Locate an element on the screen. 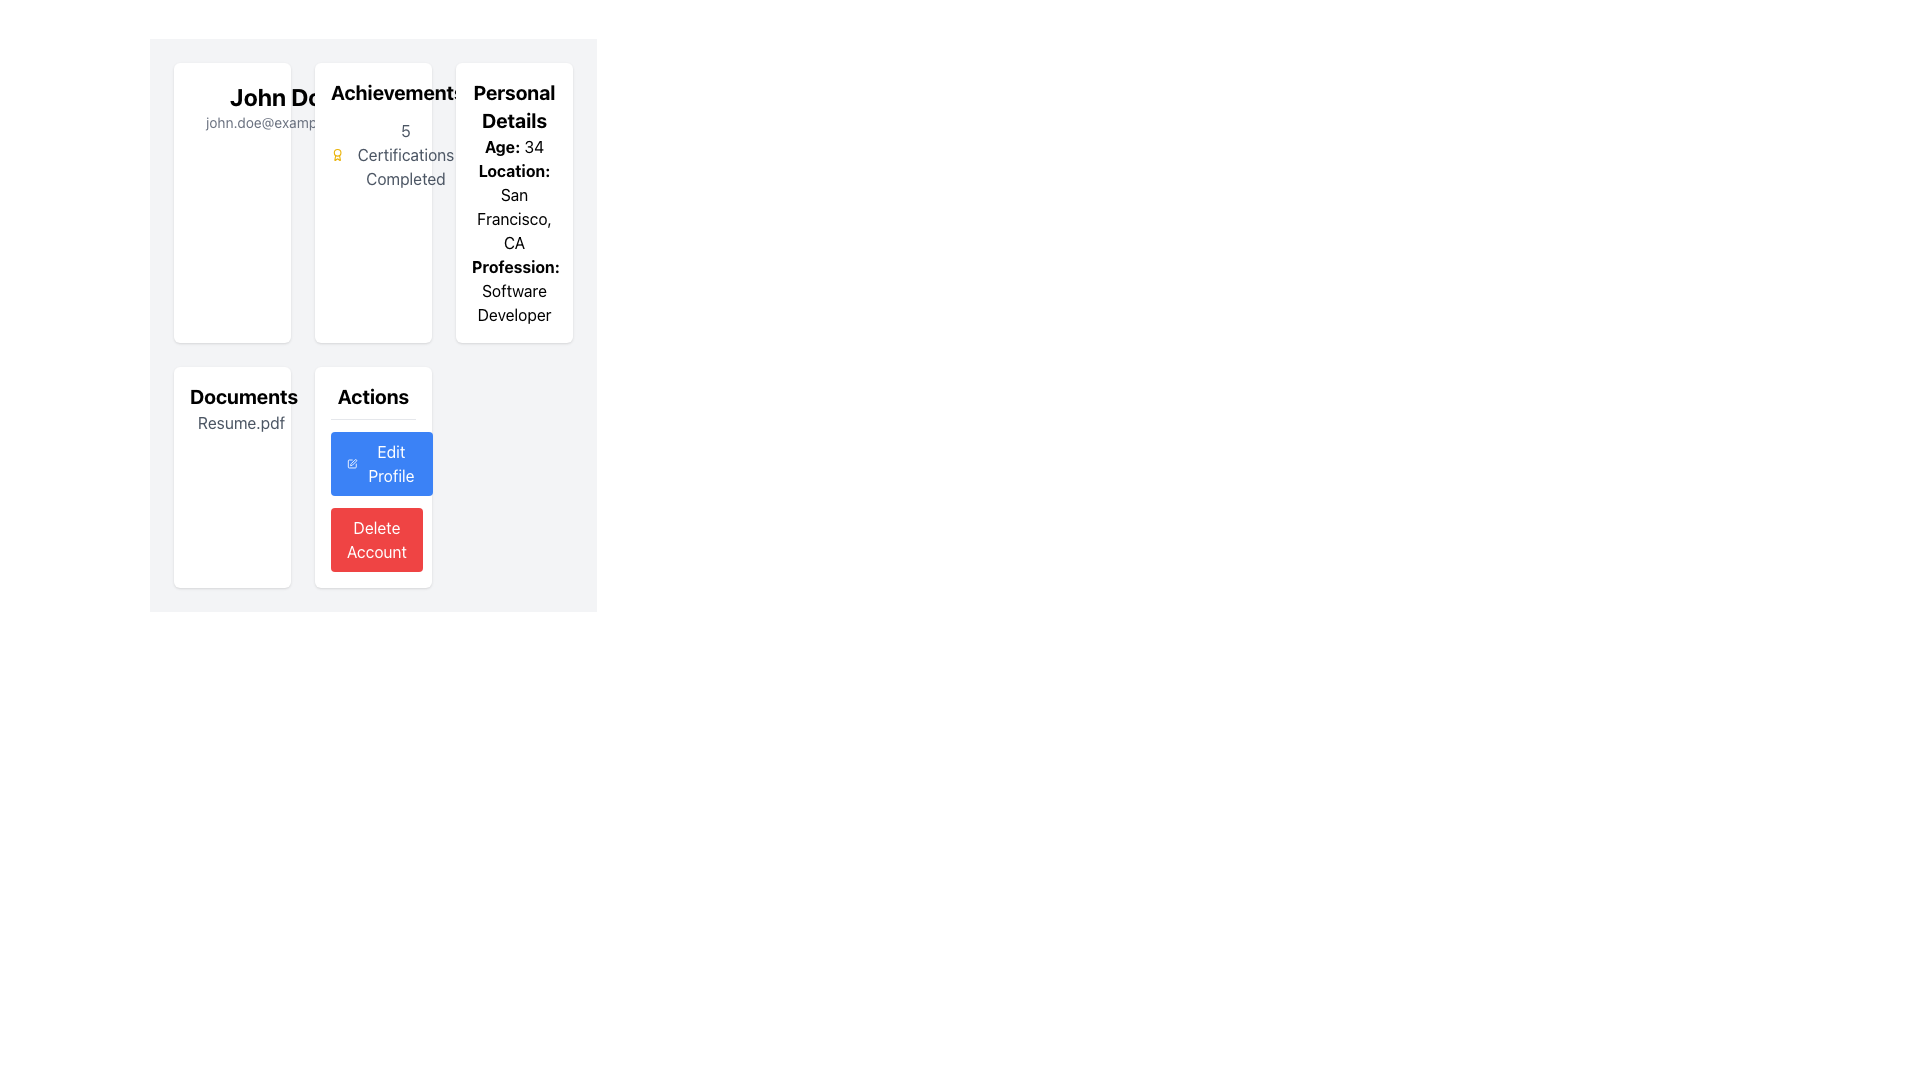  the static text element labeled 'Location:' which is positioned in the 'Personal Details' section, below 'Age: 34' and above 'San Francisco, CA' is located at coordinates (514, 169).